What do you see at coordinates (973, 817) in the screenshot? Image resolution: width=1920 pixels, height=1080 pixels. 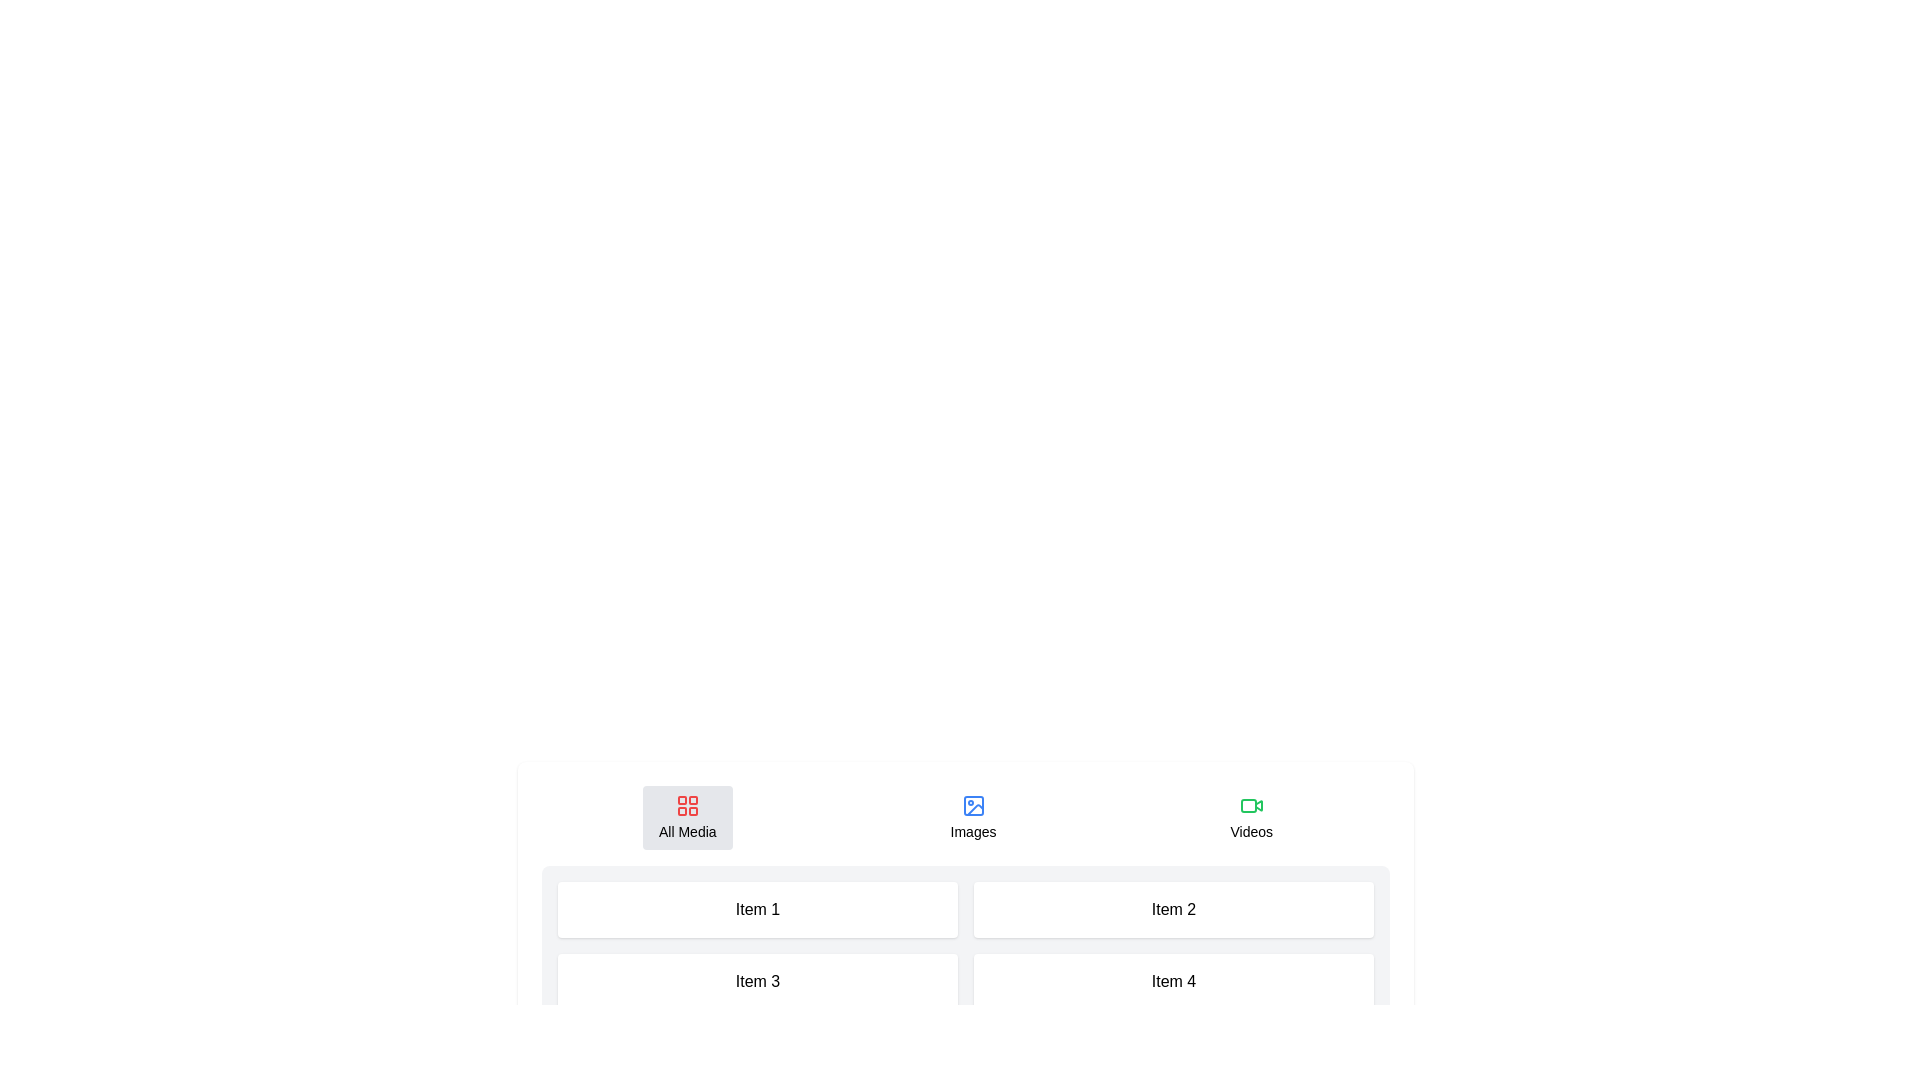 I see `the 'Images' tab to switch to the Images view` at bounding box center [973, 817].